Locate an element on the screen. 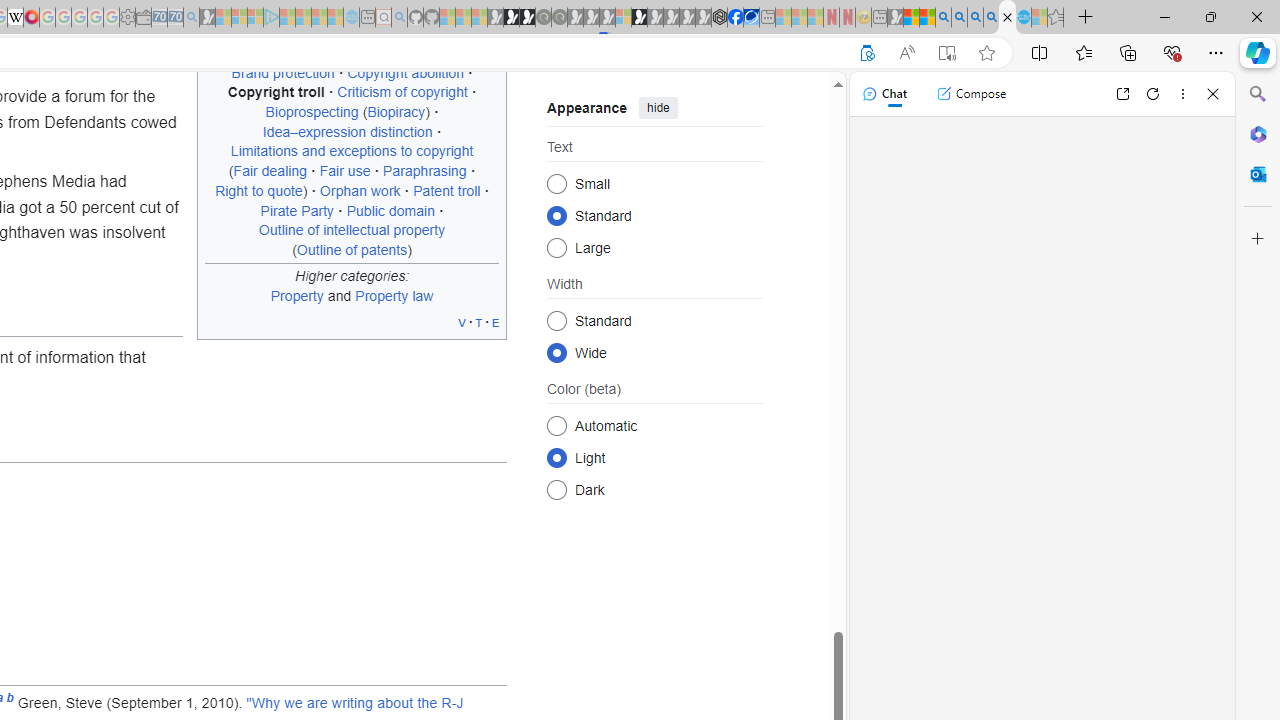 Image resolution: width=1280 pixels, height=720 pixels. 'Close Customize pane' is located at coordinates (1257, 238).